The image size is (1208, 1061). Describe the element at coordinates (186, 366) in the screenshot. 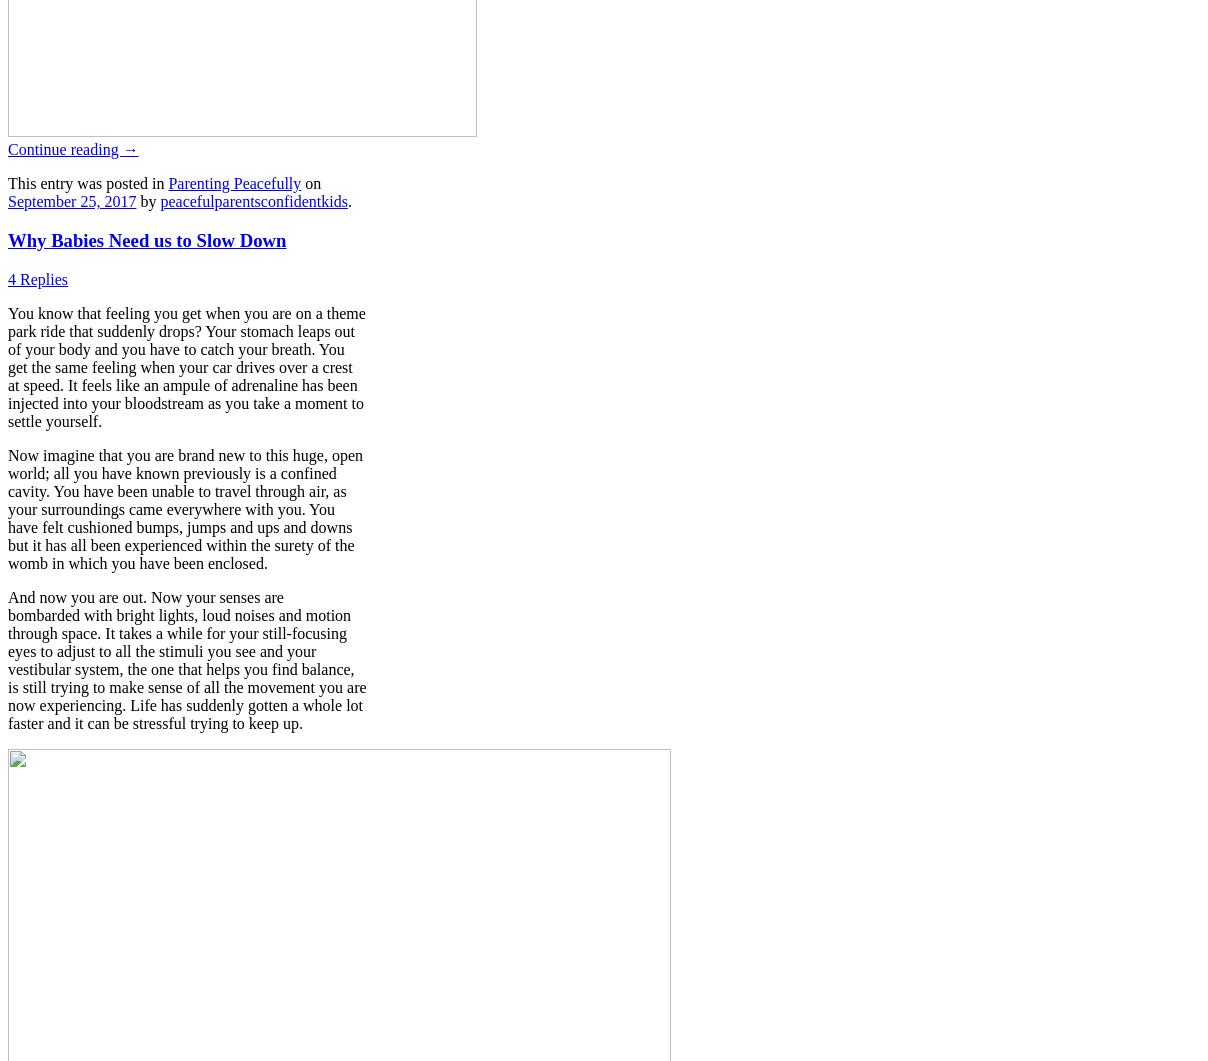

I see `'You know that feeling you get when you are on a theme park ride that suddenly drops? Your stomach leaps out of your body and you have to catch your breath. You get the same feeling when your car drives over a crest at speed. It feels like an ampule of adrenaline has been injected into your bloodstream as you take a moment to settle yourself.'` at that location.